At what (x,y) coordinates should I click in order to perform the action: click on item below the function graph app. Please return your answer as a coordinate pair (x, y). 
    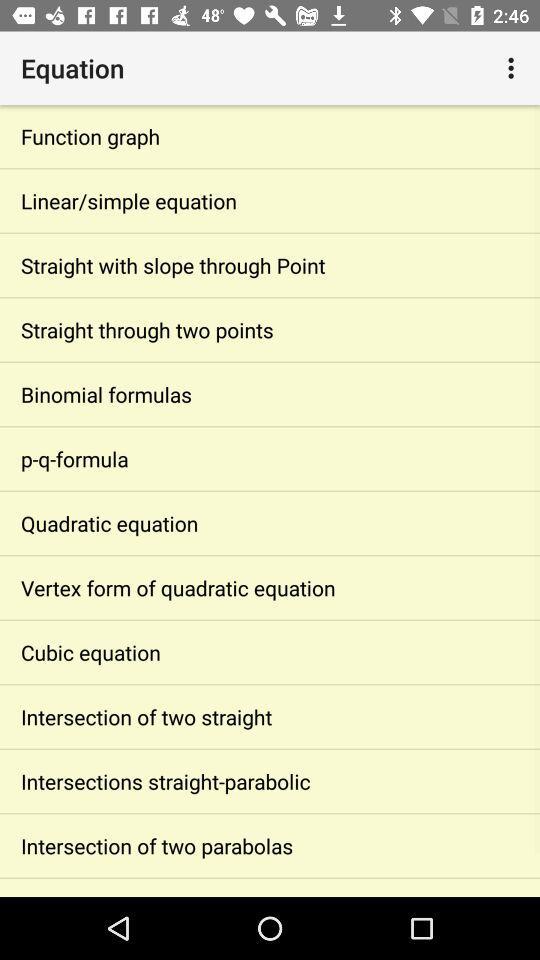
    Looking at the image, I should click on (270, 201).